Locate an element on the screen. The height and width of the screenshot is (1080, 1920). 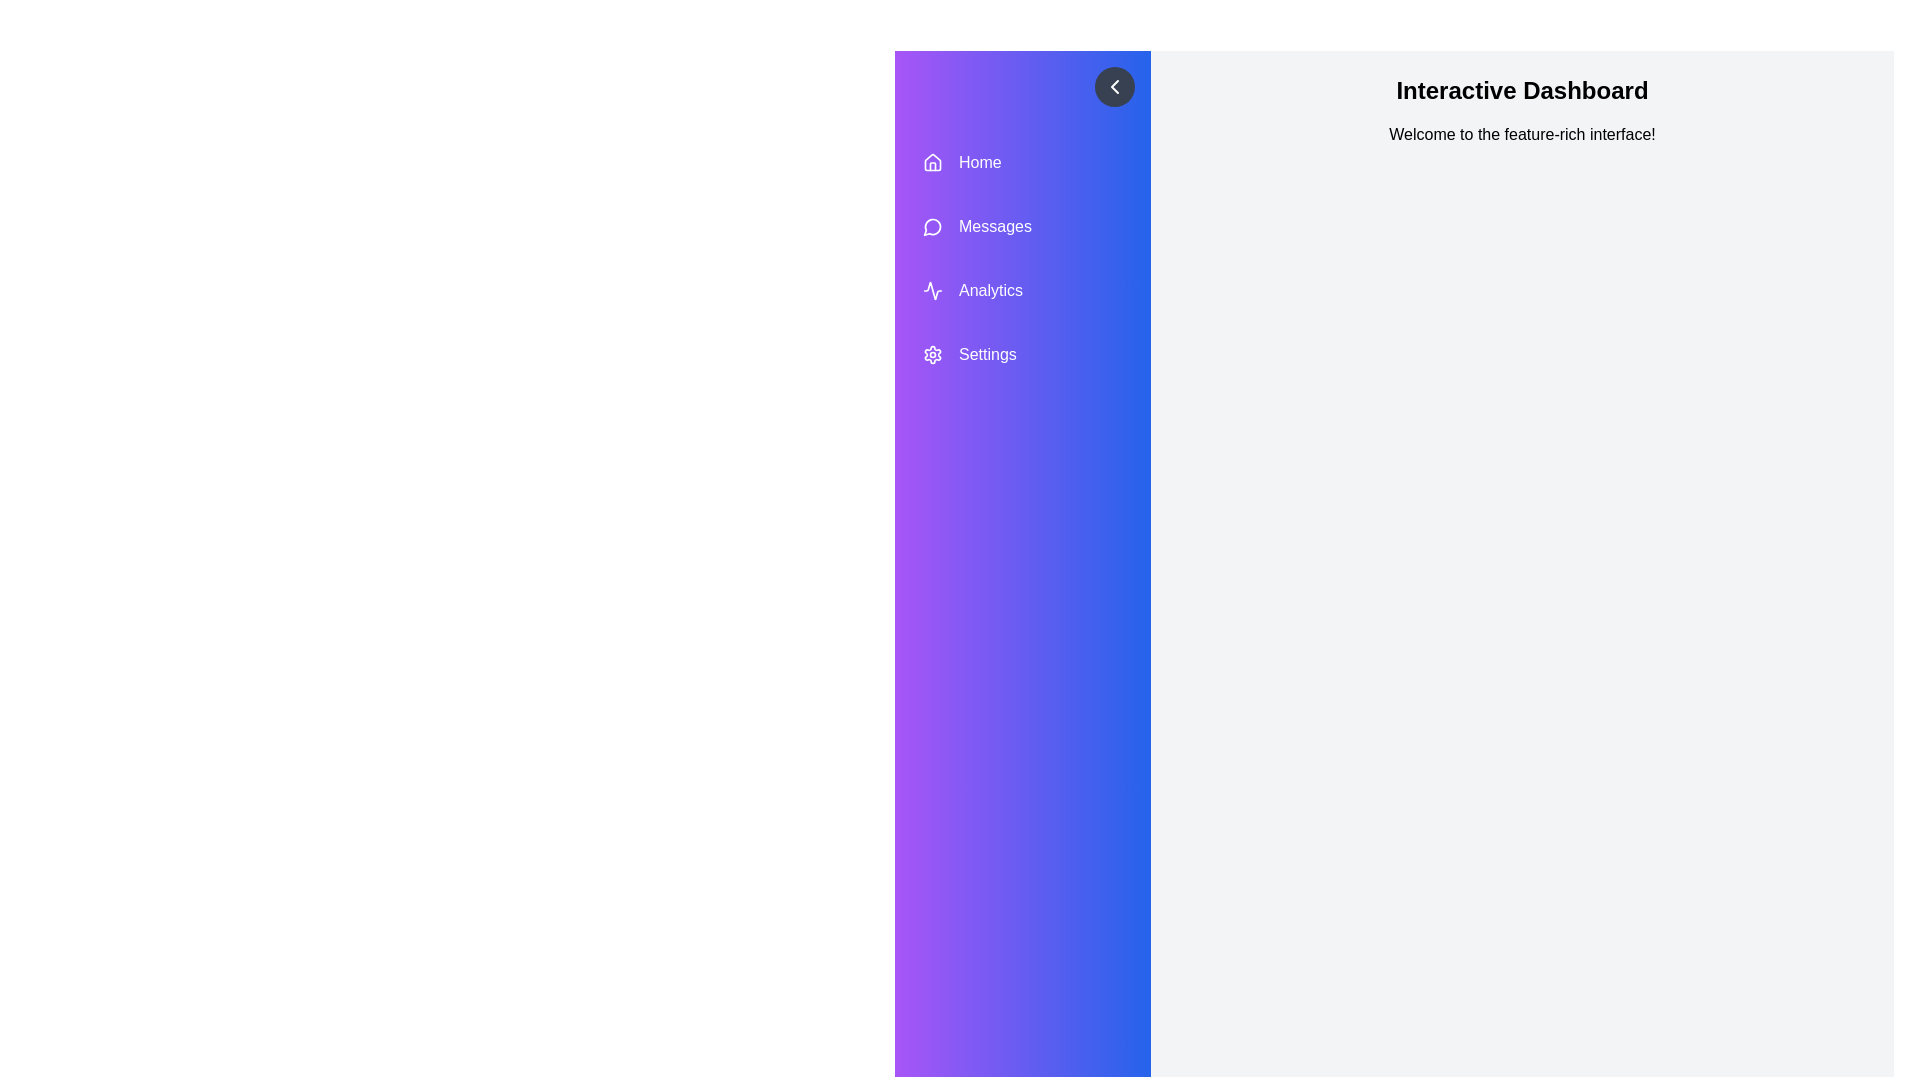
the menu item labeled Settings is located at coordinates (1022, 353).